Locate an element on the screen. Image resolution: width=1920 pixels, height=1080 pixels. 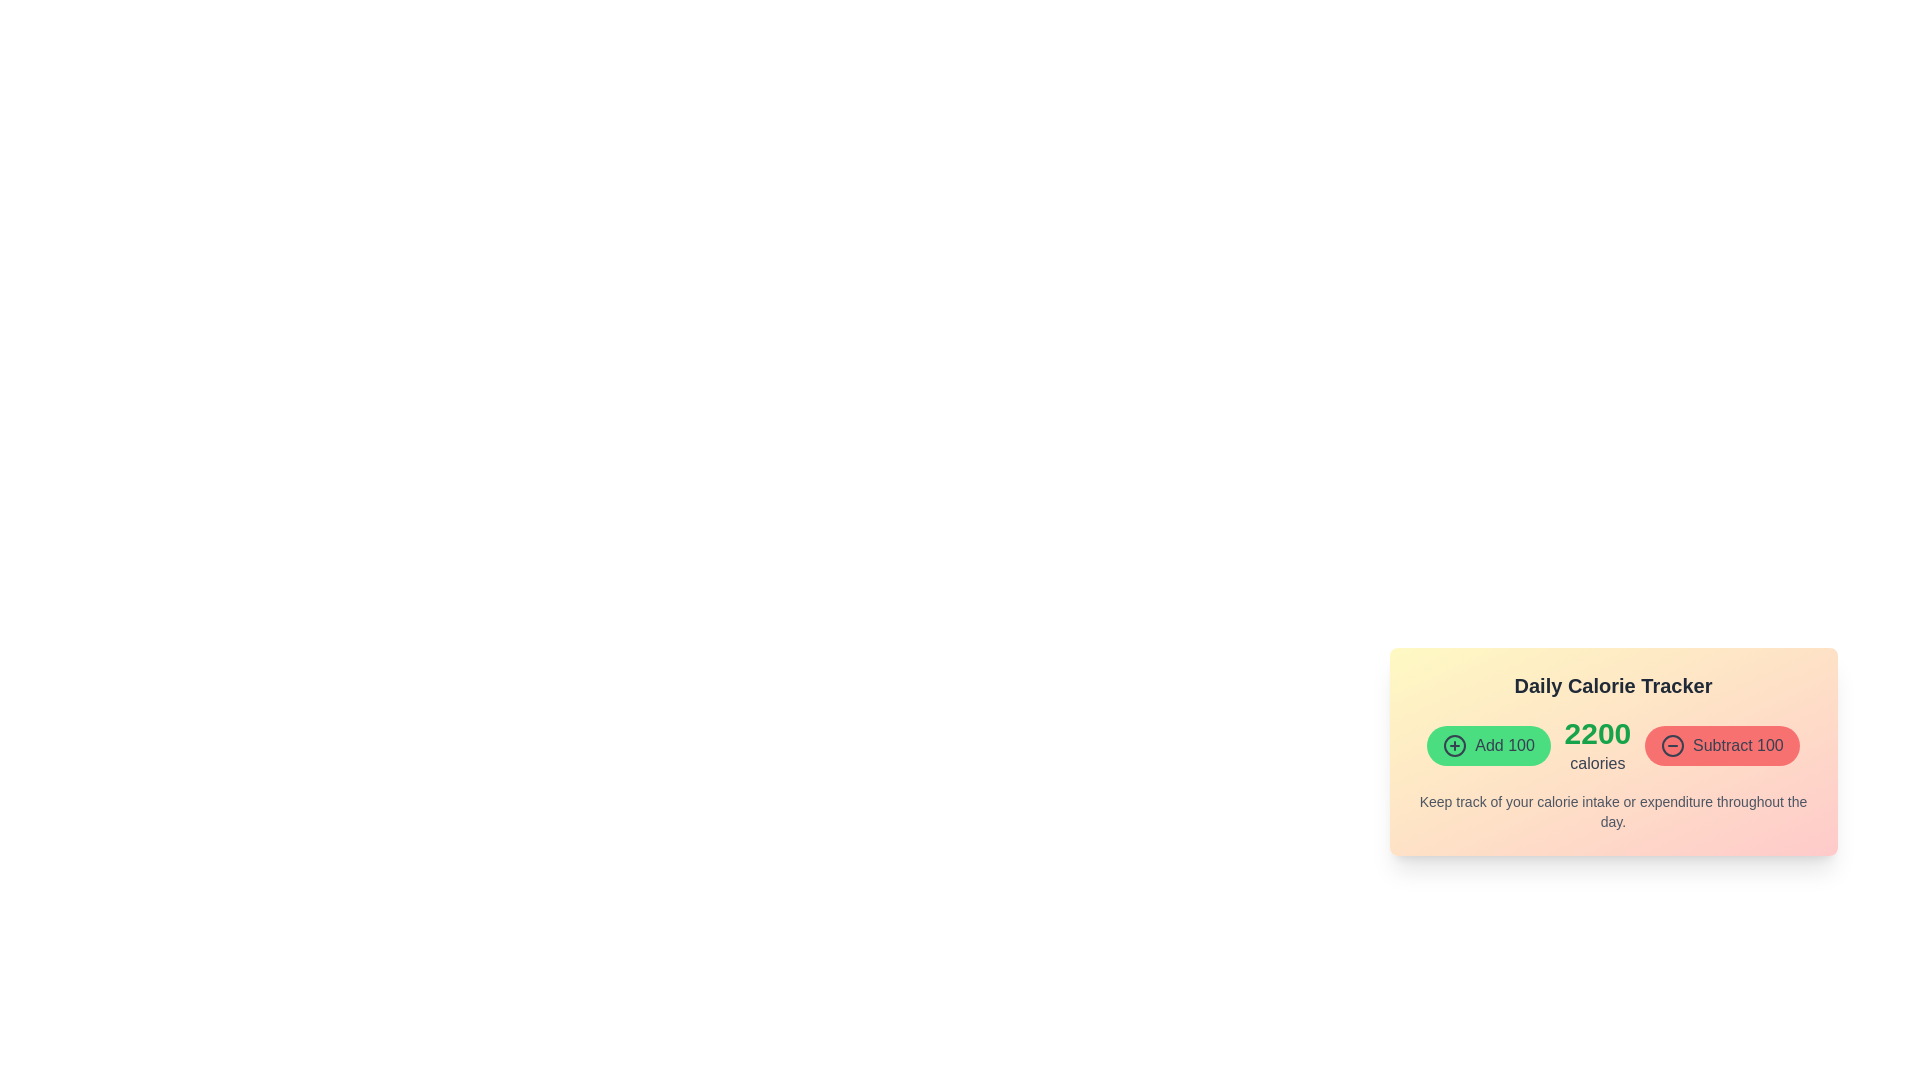
the green circular SVG icon with a red cross, located to the left of the 'Add 100' button in the calorie tracker interface is located at coordinates (1455, 745).